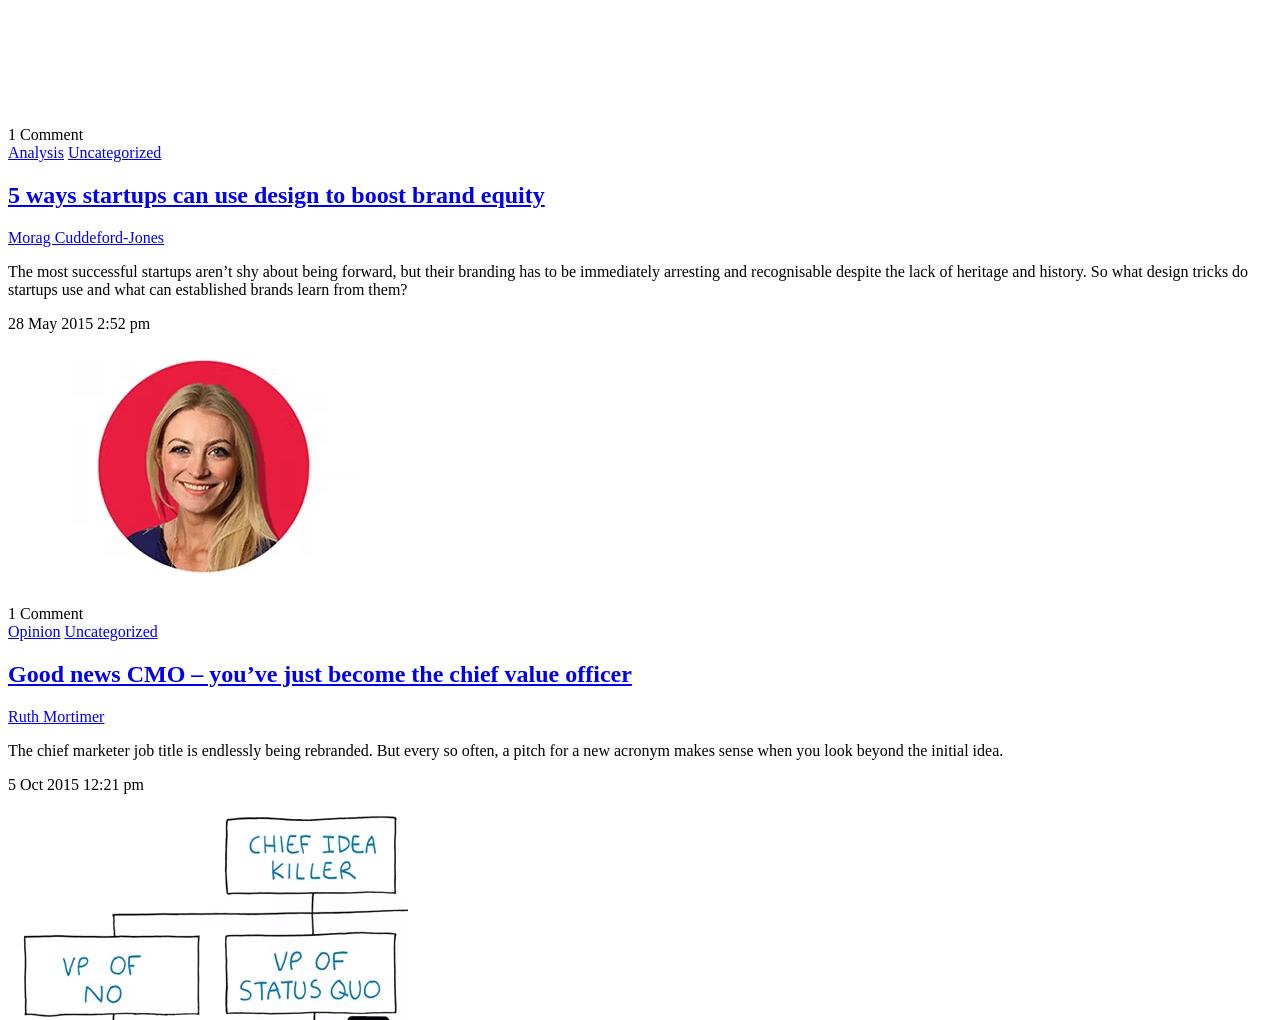 Image resolution: width=1280 pixels, height=1020 pixels. What do you see at coordinates (56, 715) in the screenshot?
I see `'Ruth Mortimer'` at bounding box center [56, 715].